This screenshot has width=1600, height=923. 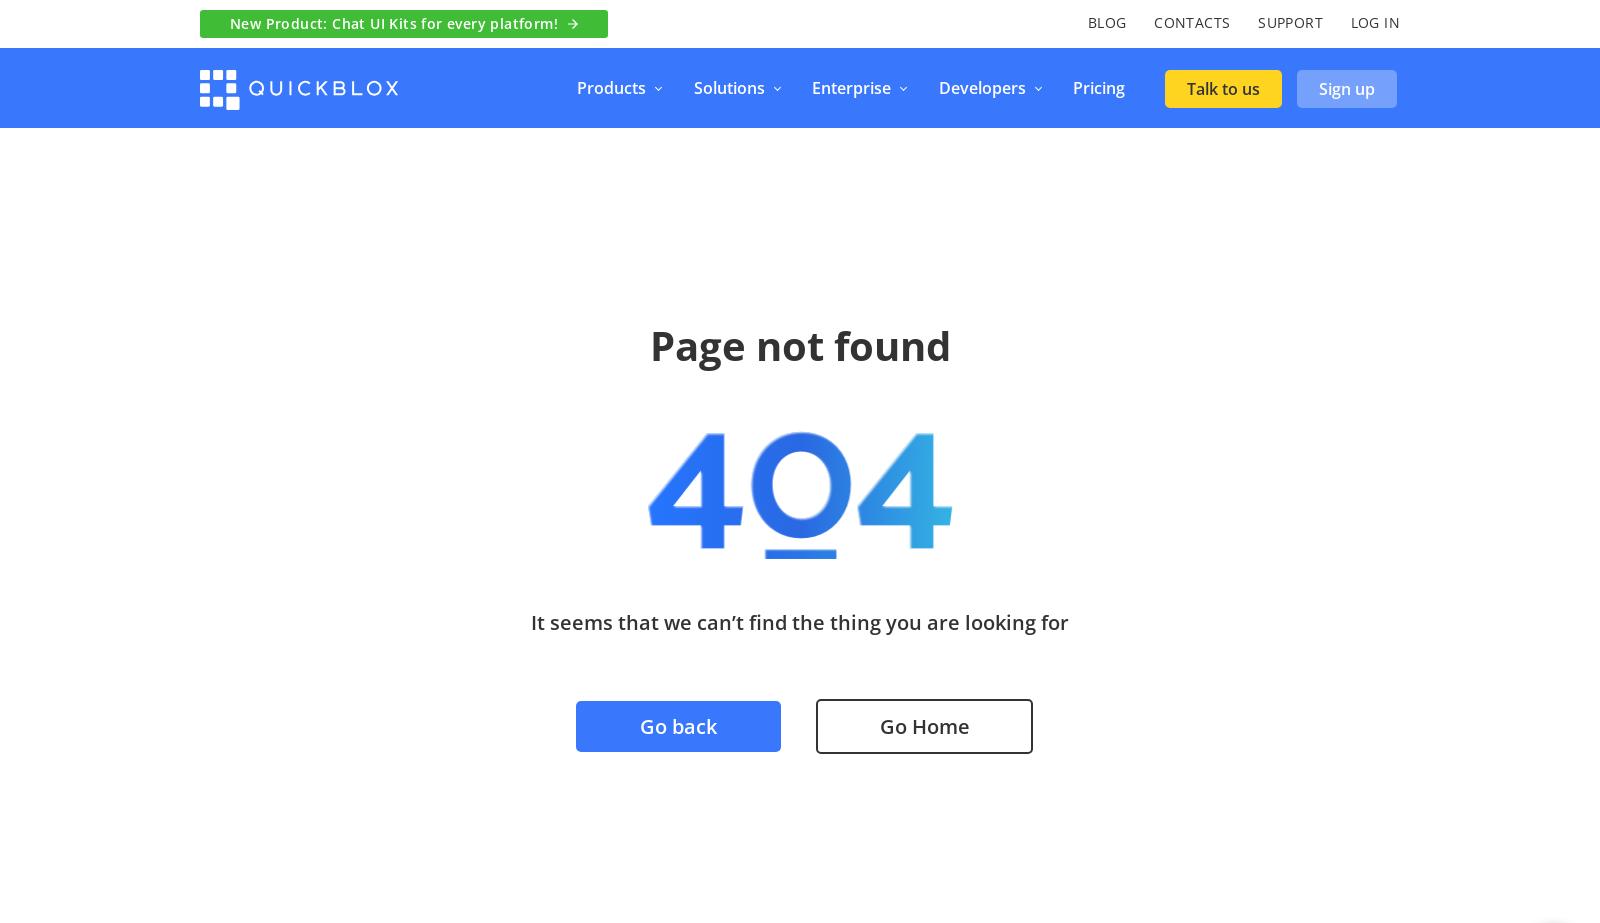 What do you see at coordinates (850, 87) in the screenshot?
I see `'Enterprise'` at bounding box center [850, 87].